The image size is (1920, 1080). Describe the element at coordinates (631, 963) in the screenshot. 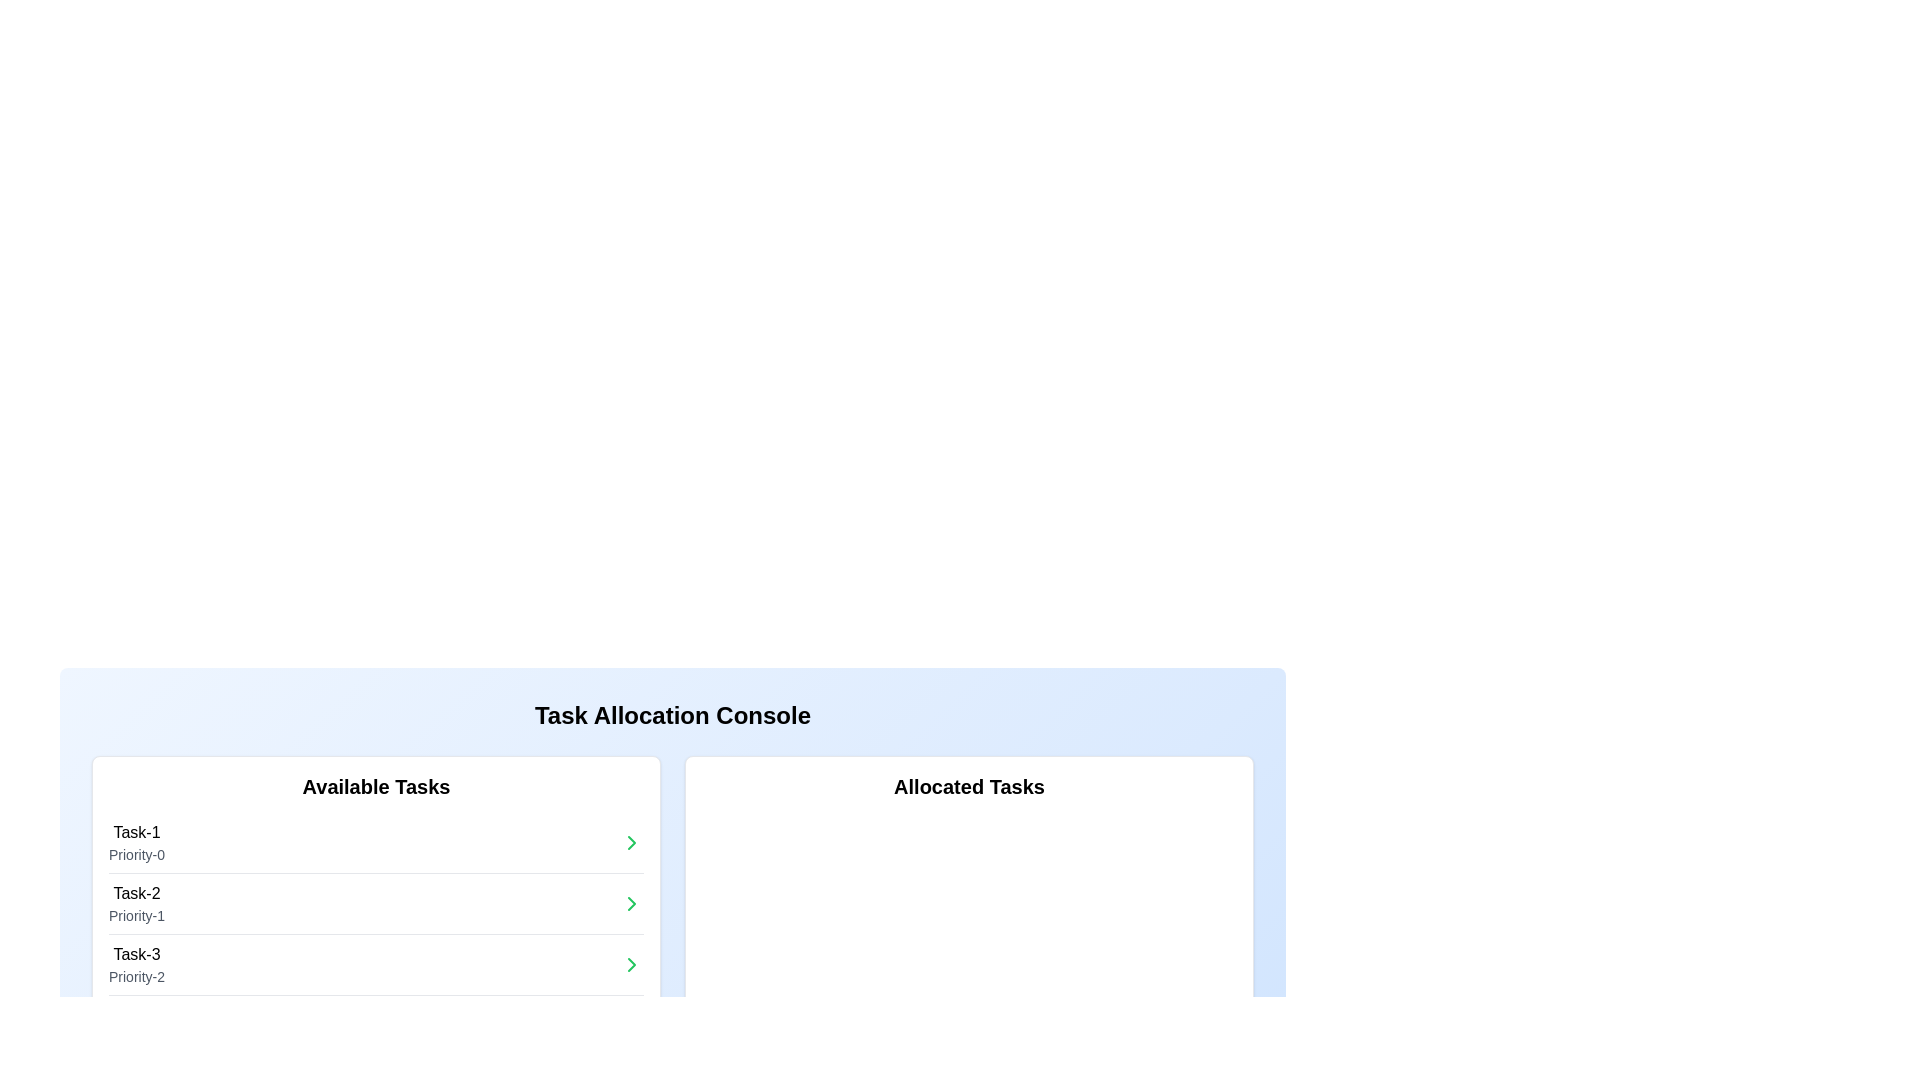

I see `the right-pointing green chevron icon located in the 'Available Tasks' section` at that location.